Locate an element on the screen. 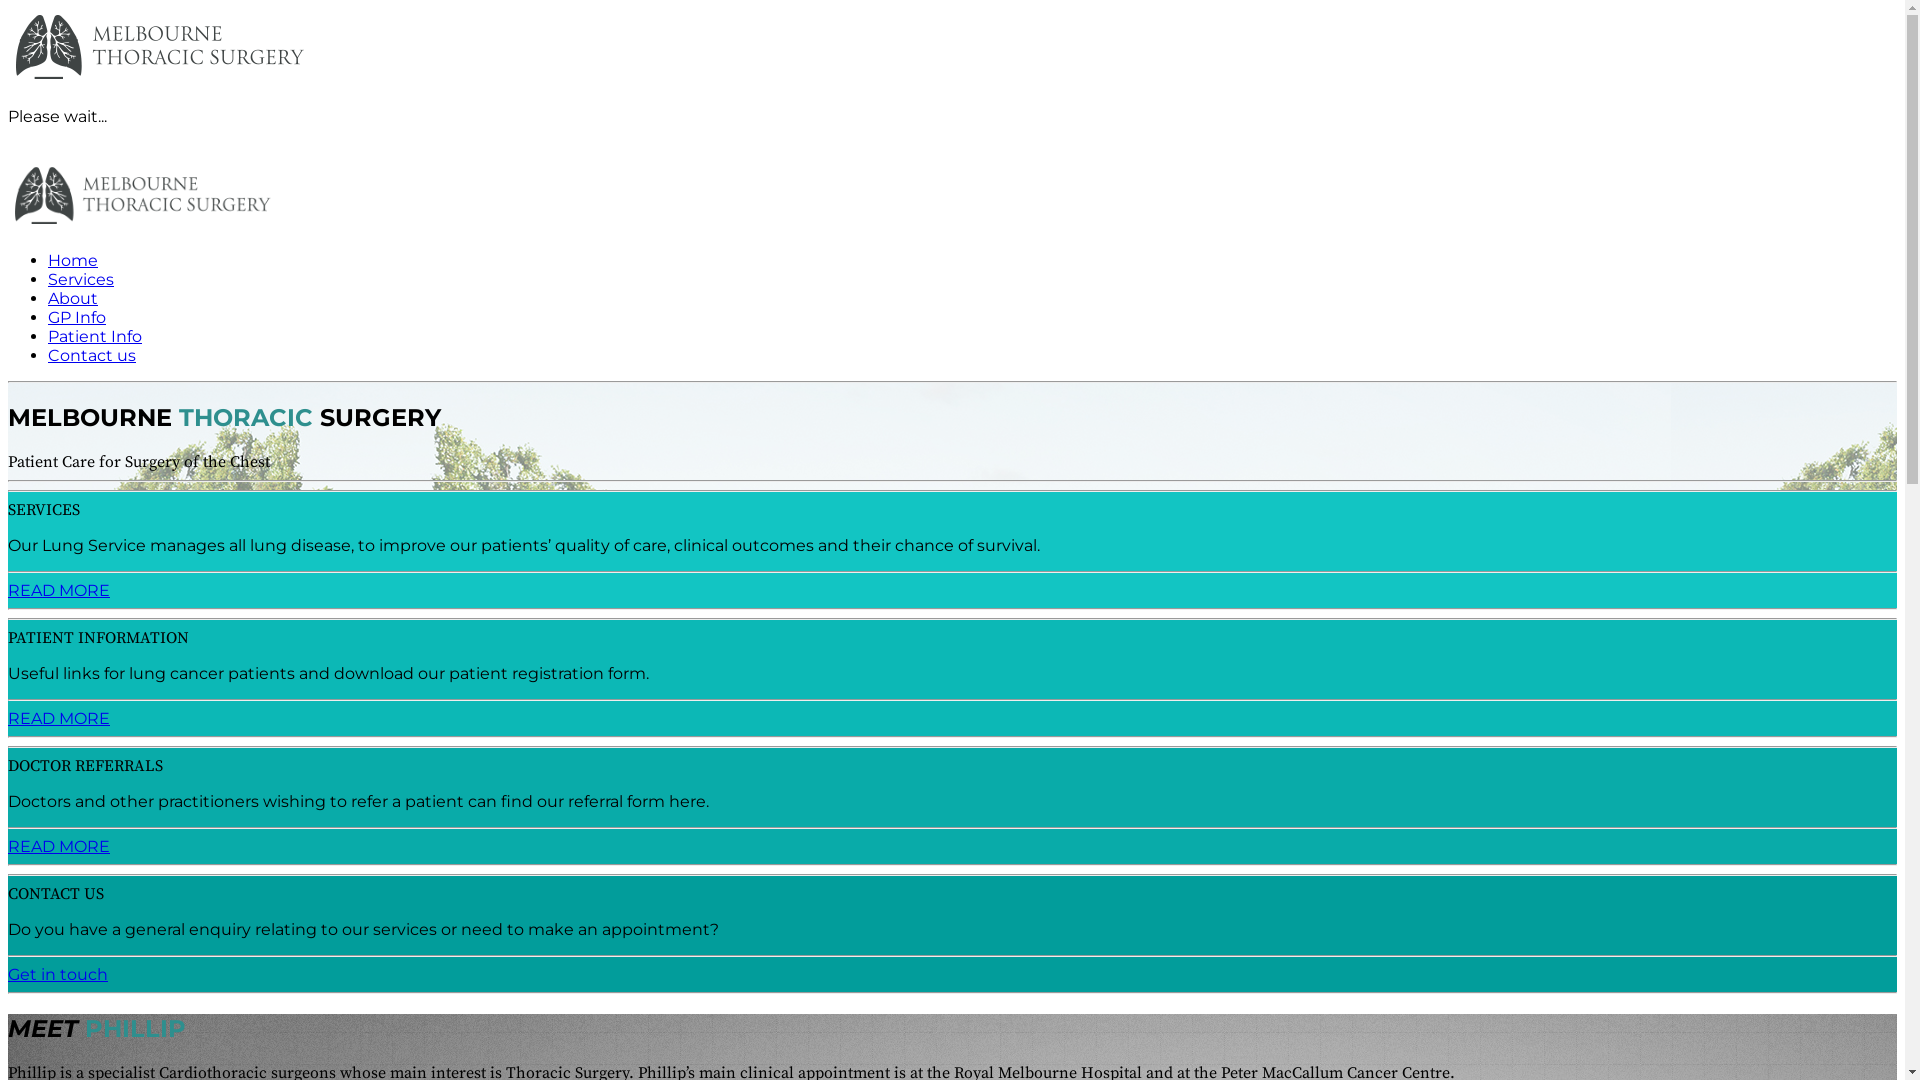  'Services' is located at coordinates (80, 279).